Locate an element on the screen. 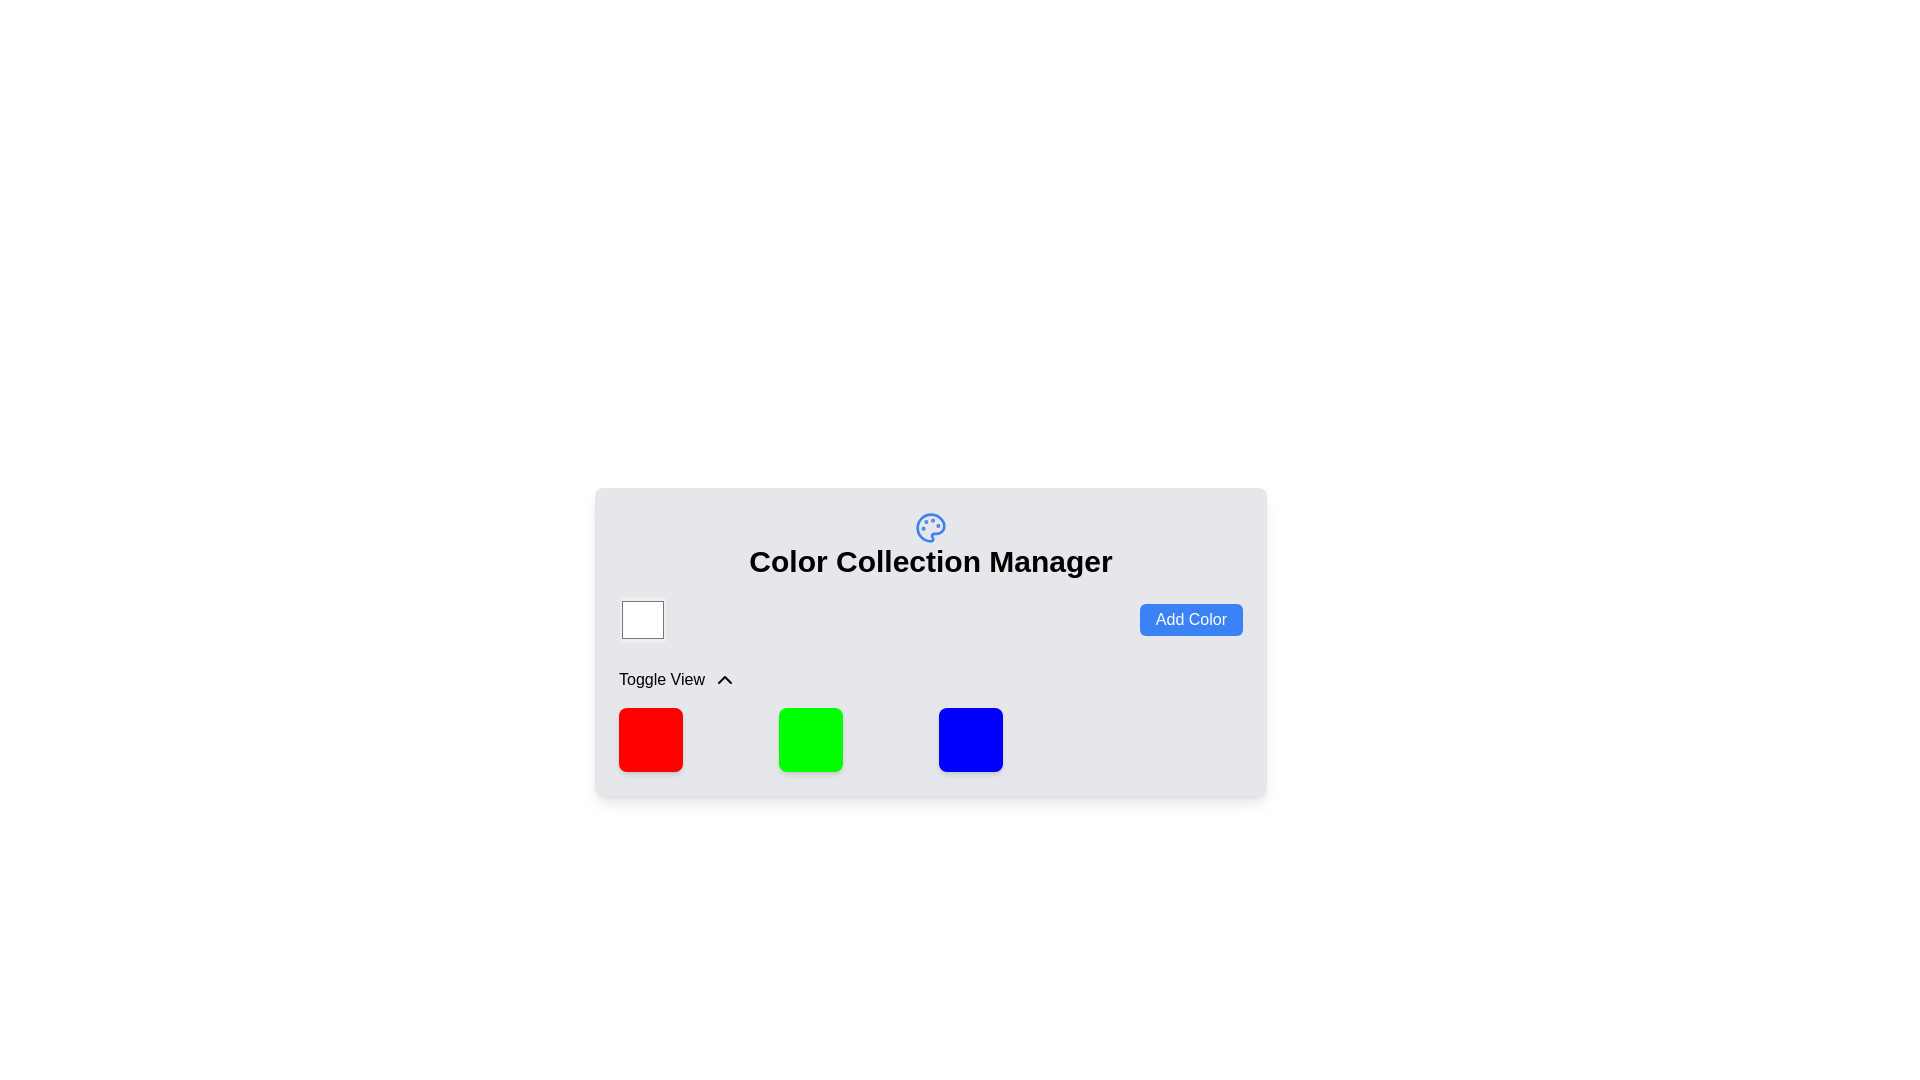 This screenshot has width=1920, height=1080. the blue button labeled 'Add Color' located at the top-right corner of the UI panel is located at coordinates (1191, 619).